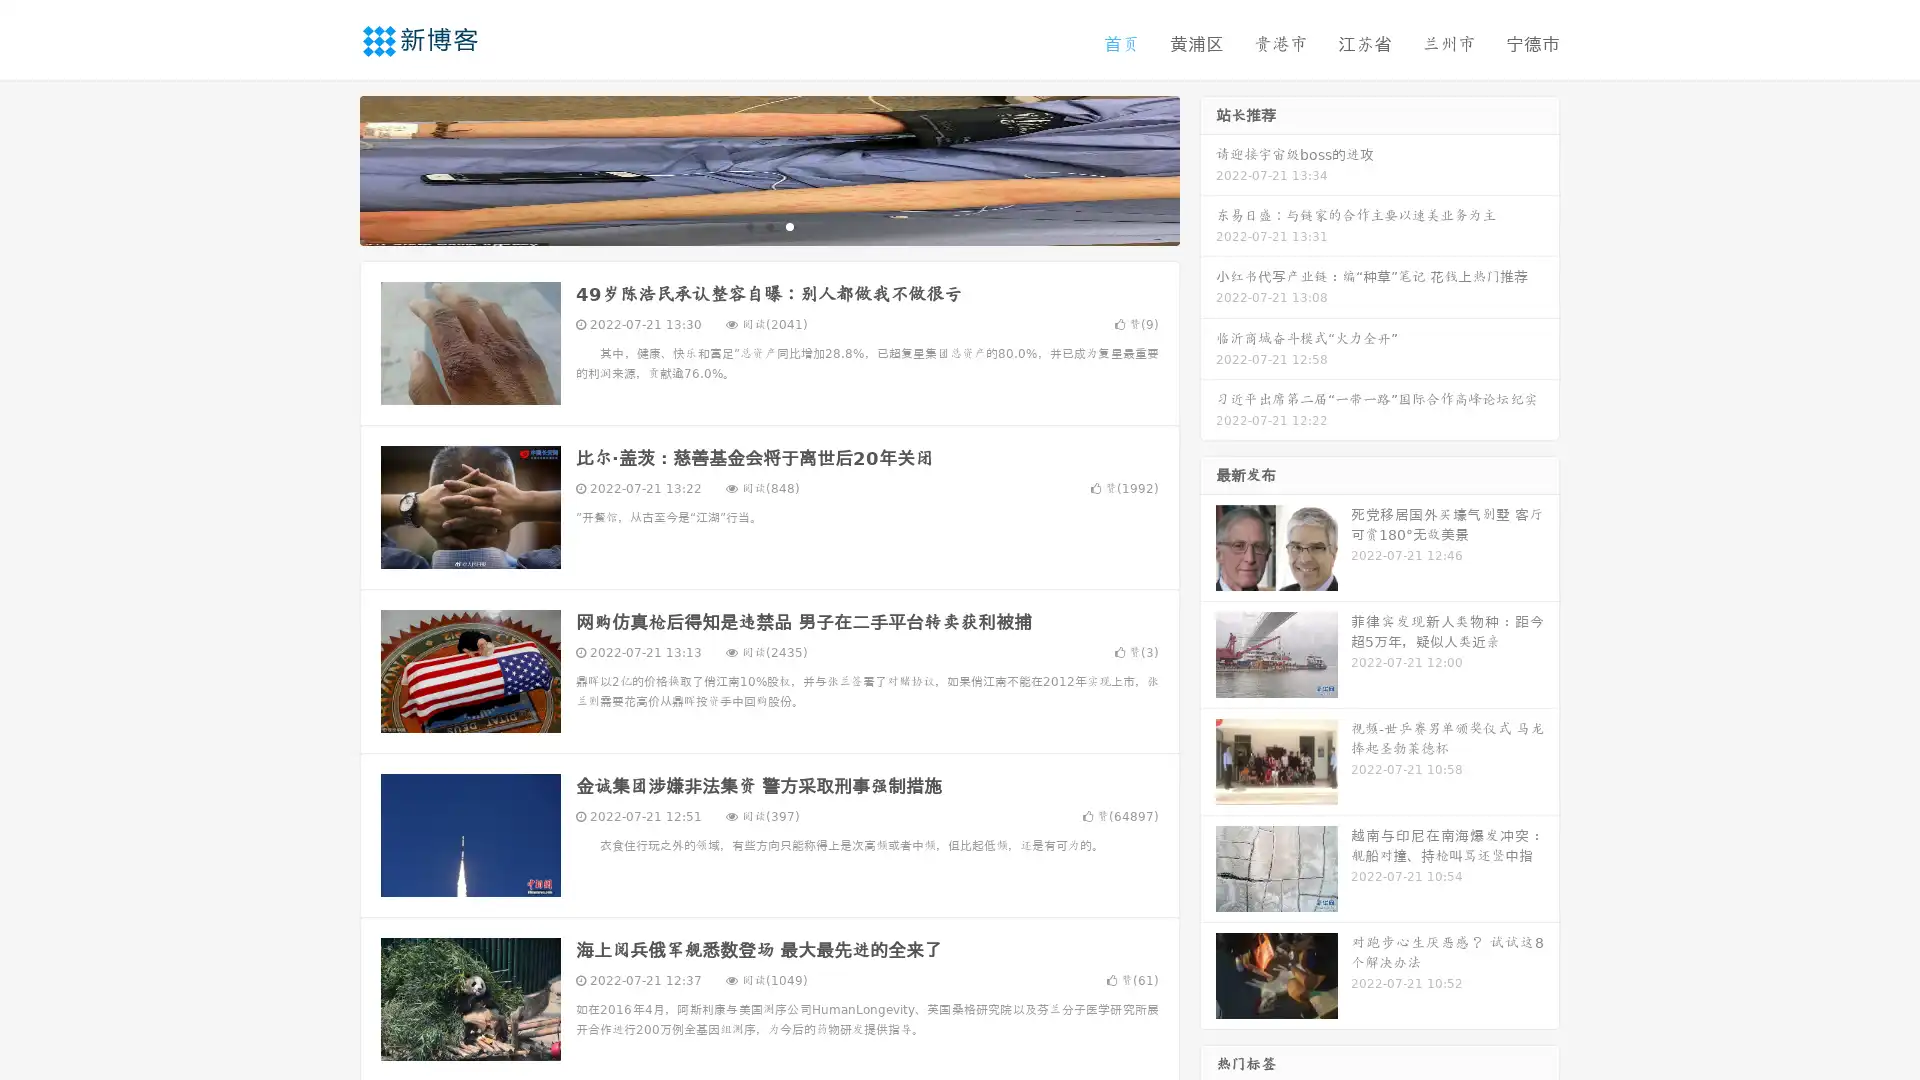  I want to click on Go to slide 3, so click(789, 225).